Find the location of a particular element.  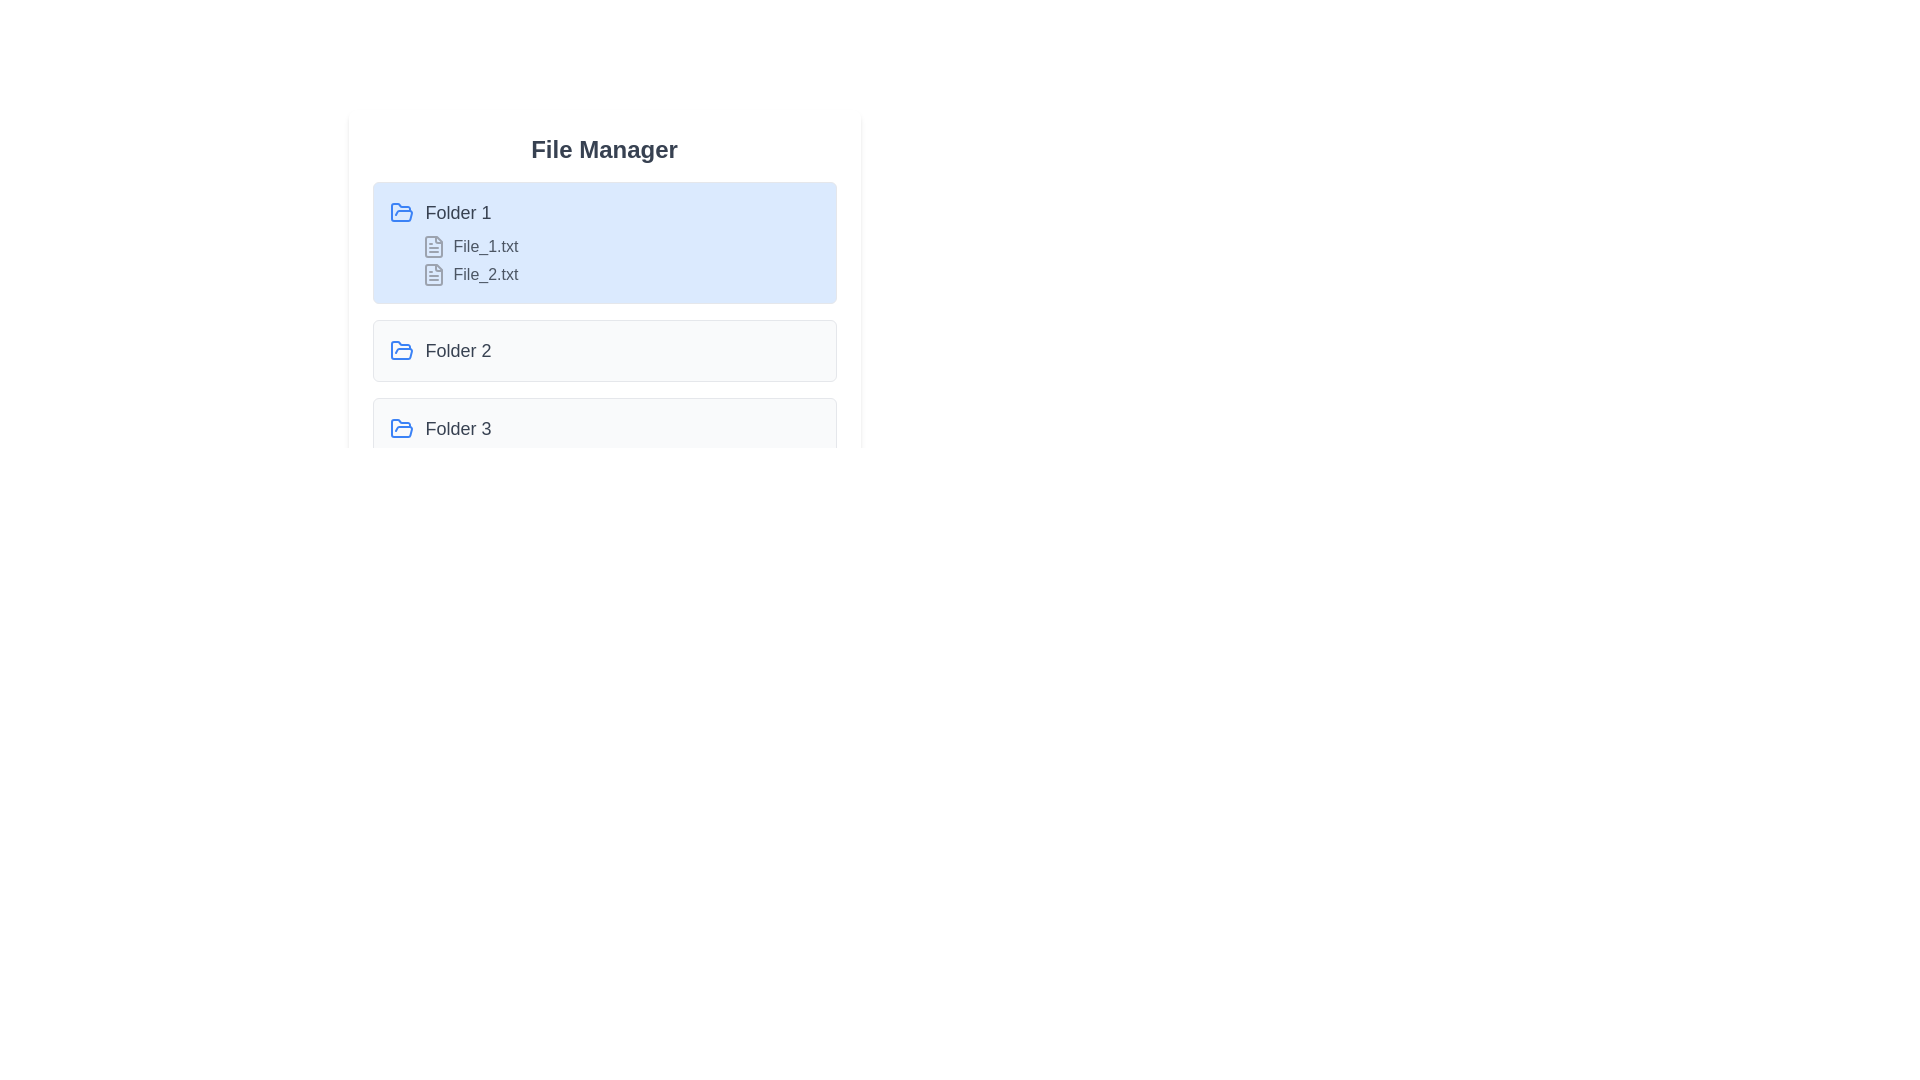

the text label indicating the file system folder named 'Folder 1', which is located on the left side of the 'File Manager' section, aligned next to a folder icon is located at coordinates (457, 212).